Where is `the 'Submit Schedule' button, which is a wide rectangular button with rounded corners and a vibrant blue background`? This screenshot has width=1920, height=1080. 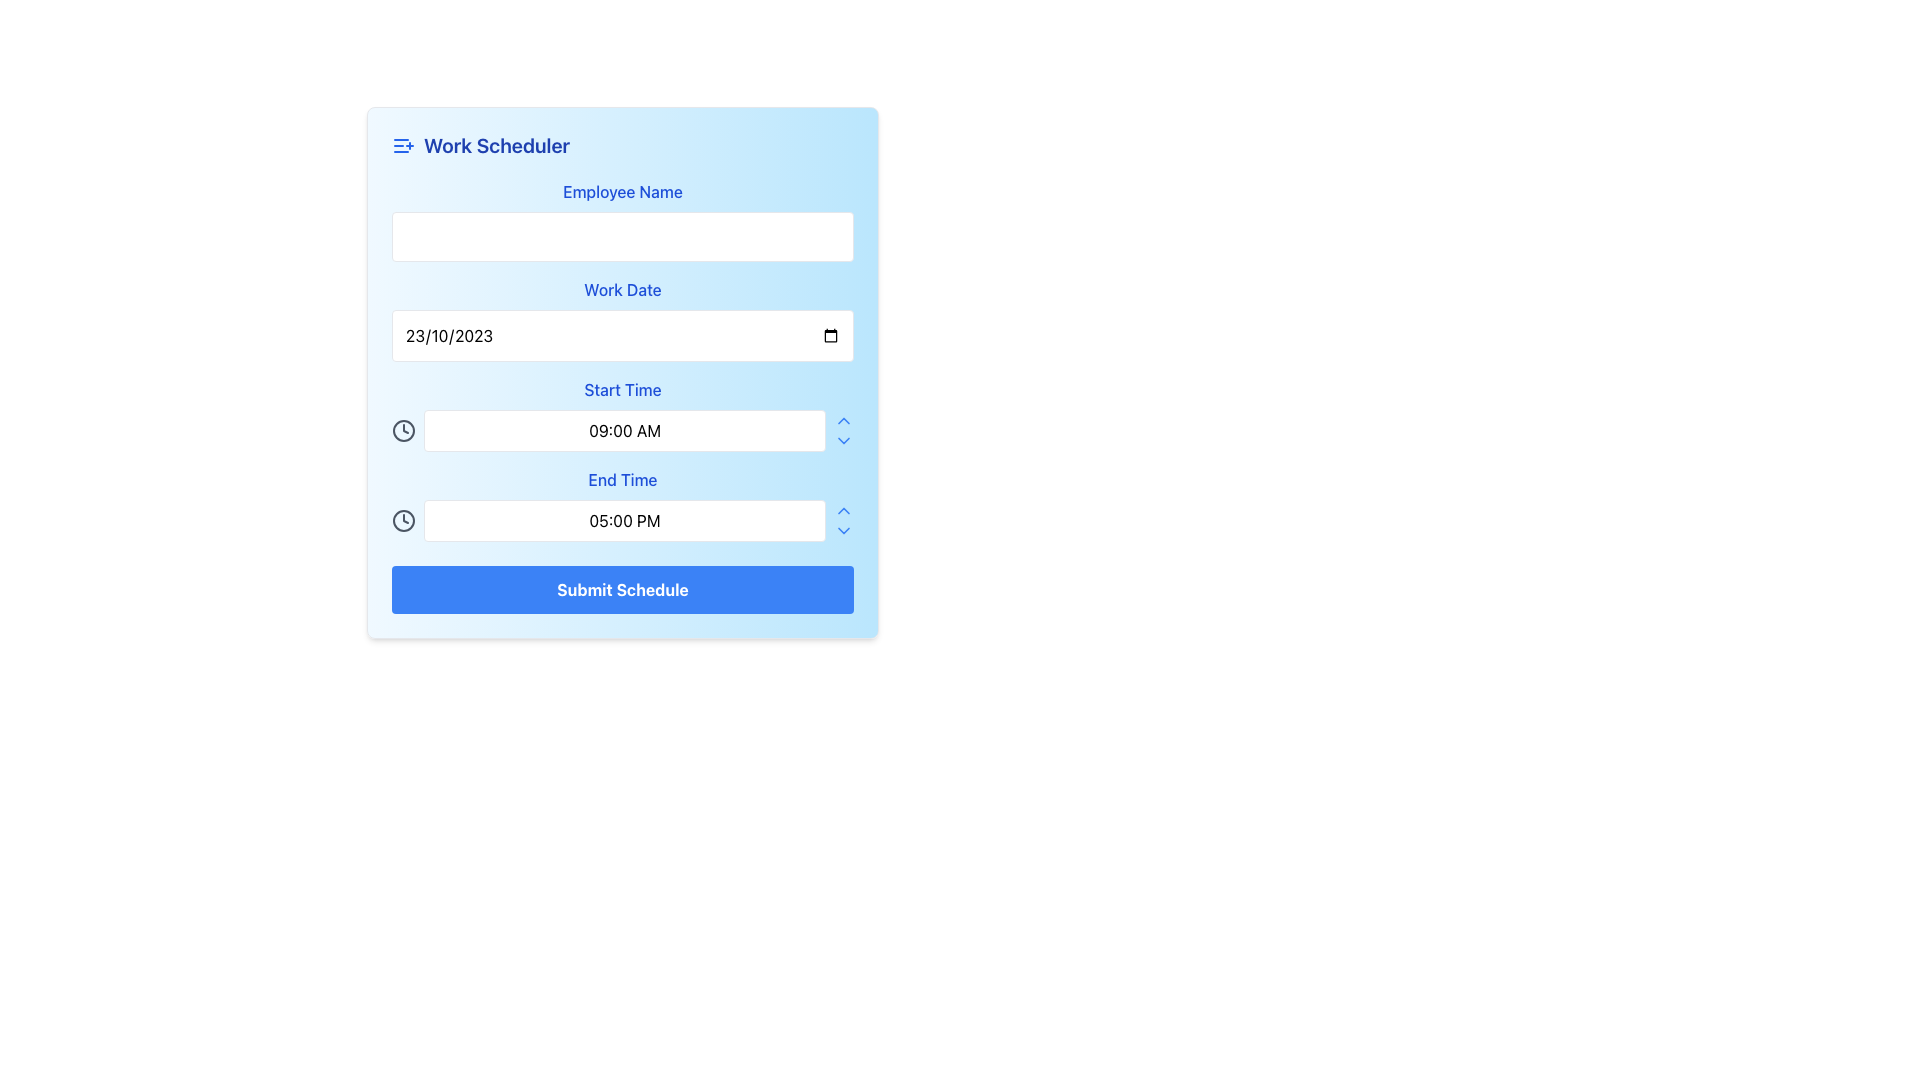
the 'Submit Schedule' button, which is a wide rectangular button with rounded corners and a vibrant blue background is located at coordinates (622, 589).